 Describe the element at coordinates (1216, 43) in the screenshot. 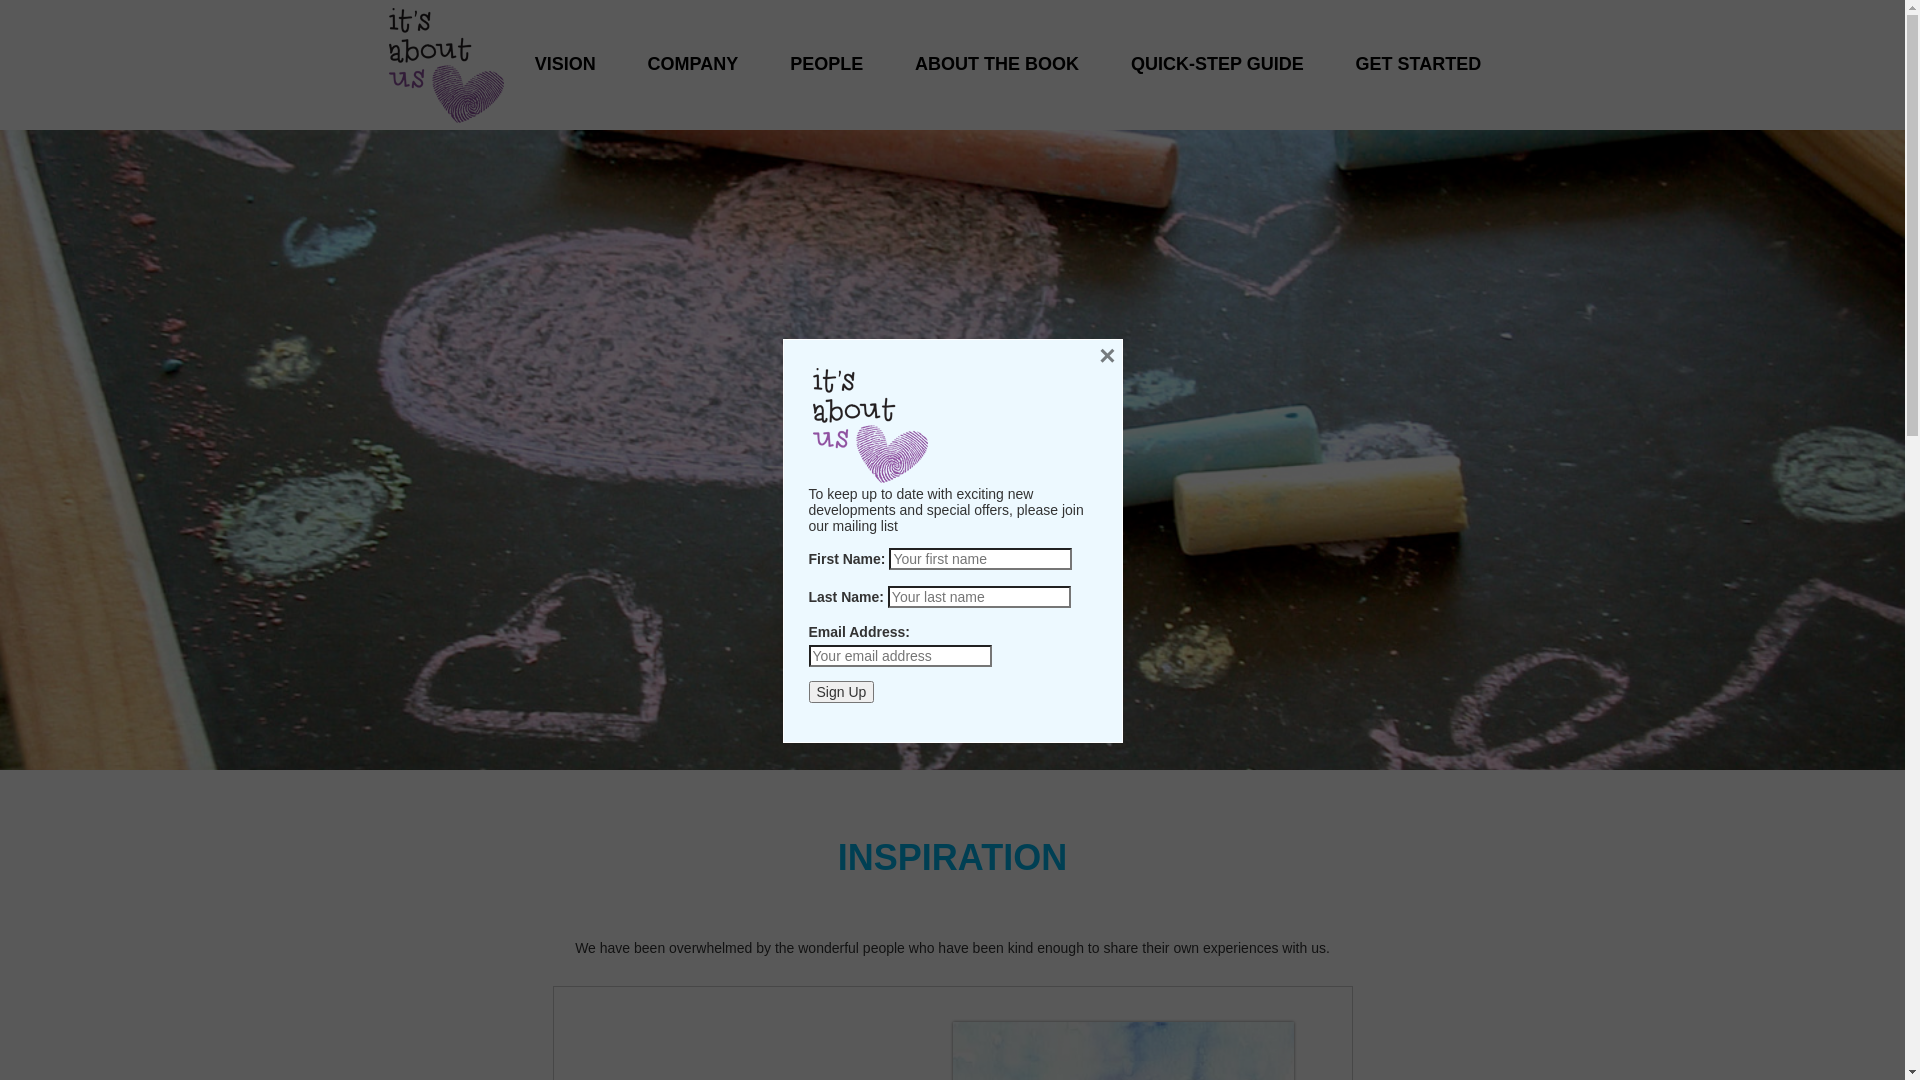

I see `'QUICK-STEP GUIDE'` at that location.